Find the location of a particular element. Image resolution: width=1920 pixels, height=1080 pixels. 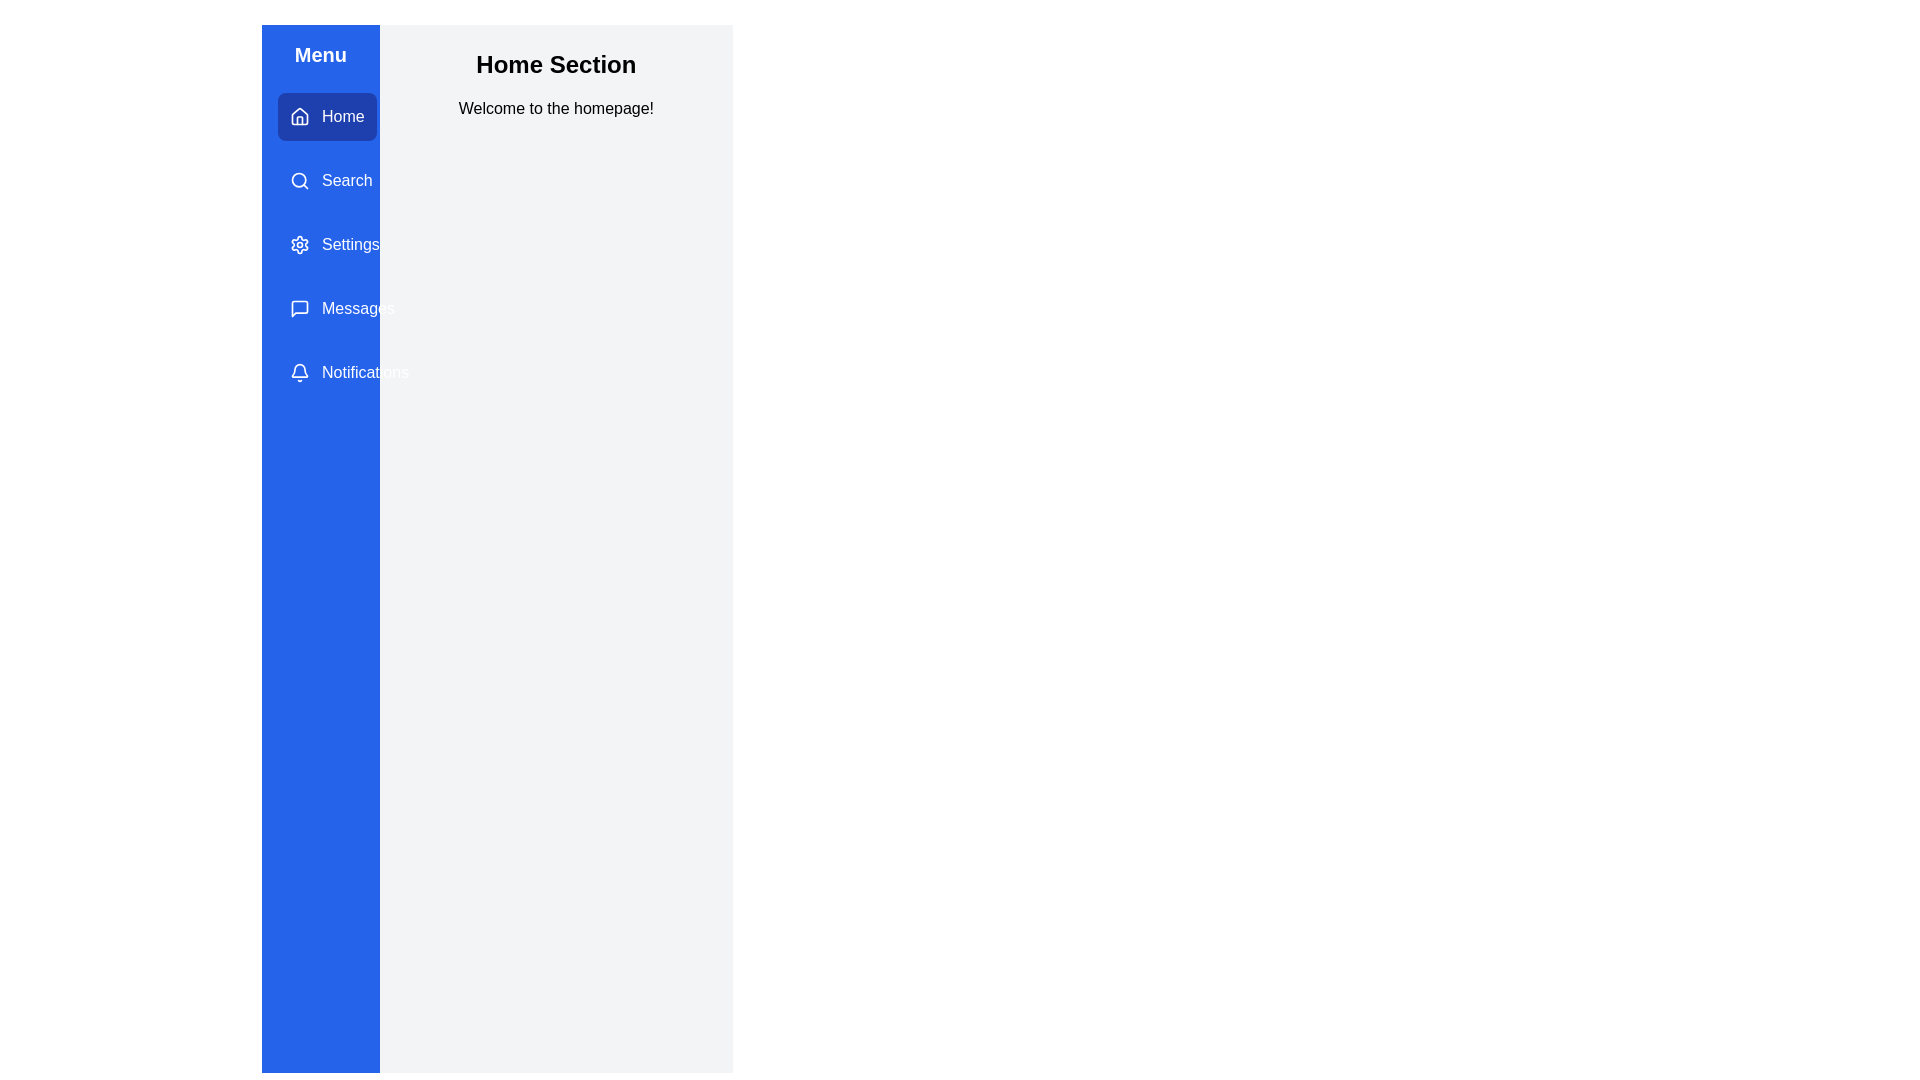

the outlined bell icon on the sidebar menu is located at coordinates (298, 373).